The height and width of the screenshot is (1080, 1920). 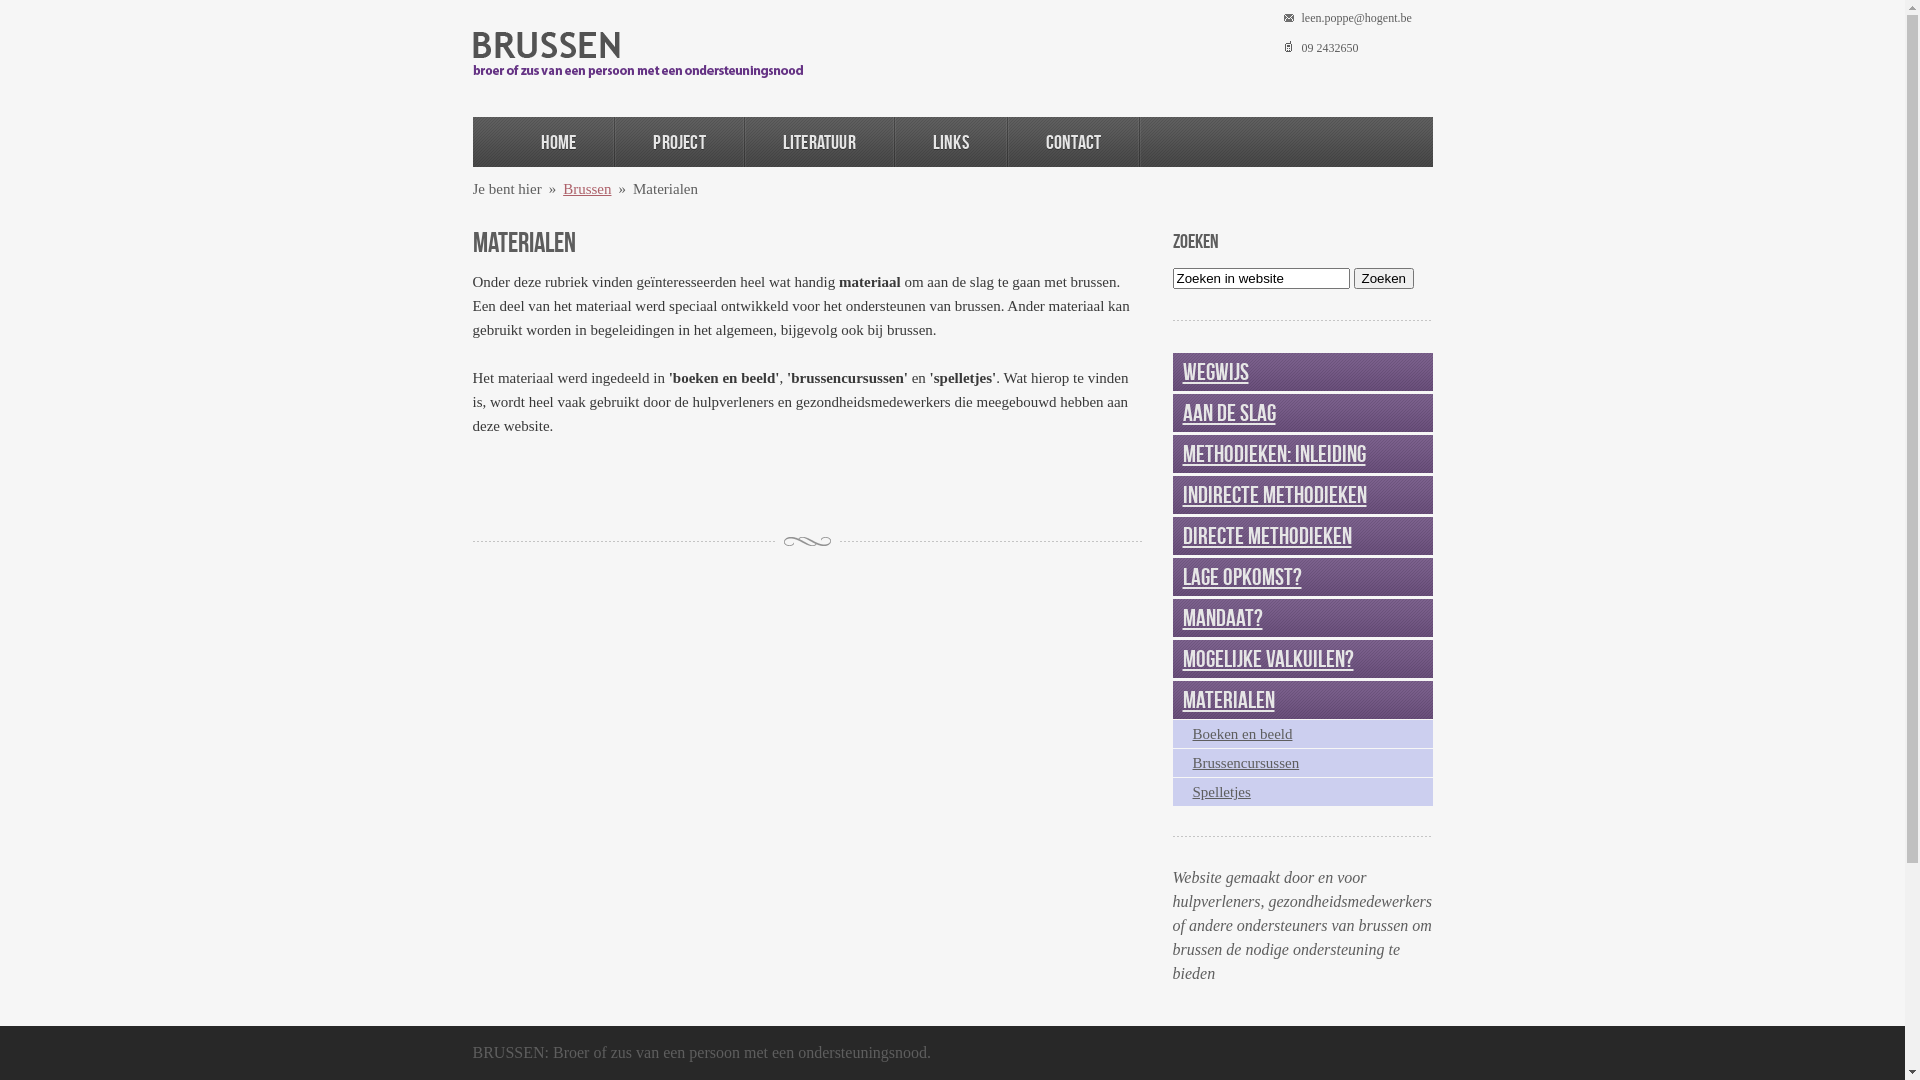 What do you see at coordinates (1382, 278) in the screenshot?
I see `'Zoeken'` at bounding box center [1382, 278].